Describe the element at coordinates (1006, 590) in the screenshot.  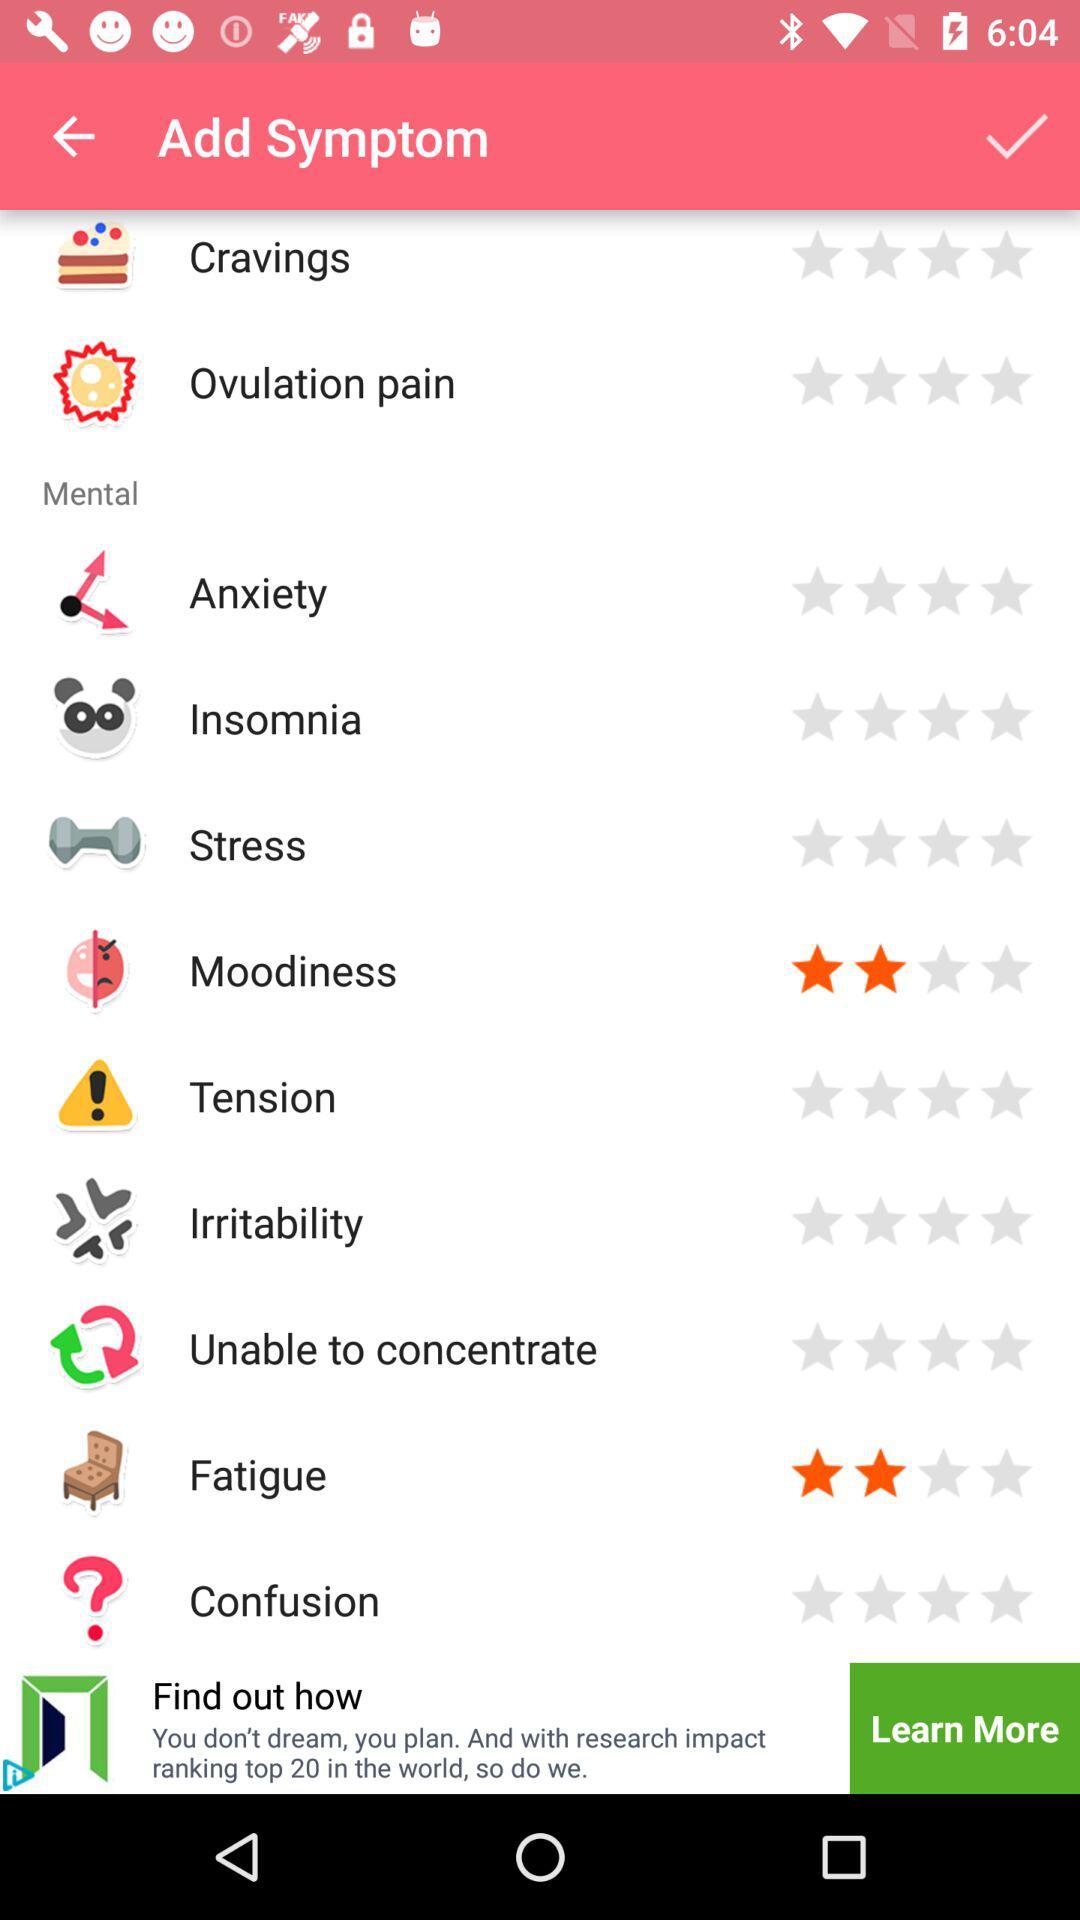
I see `rate four stars` at that location.